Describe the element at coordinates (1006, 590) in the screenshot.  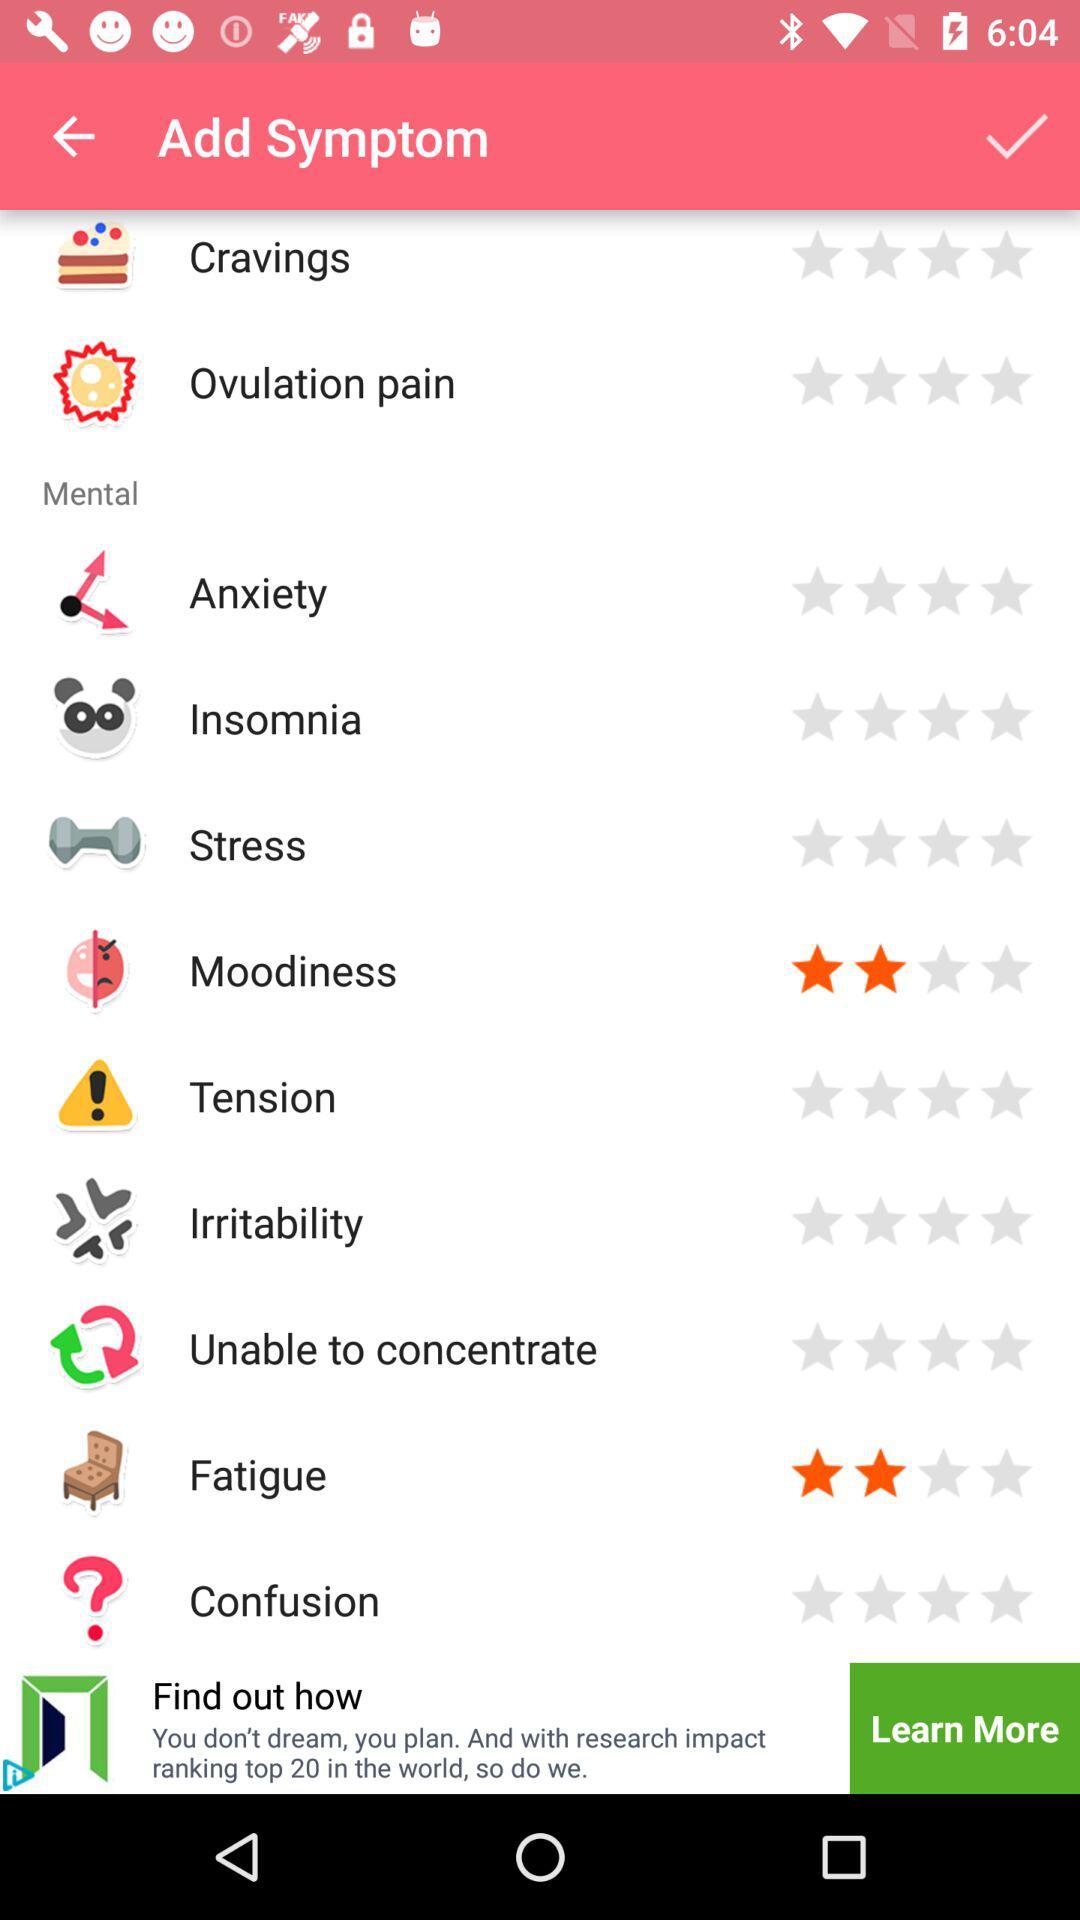
I see `rate four stars` at that location.